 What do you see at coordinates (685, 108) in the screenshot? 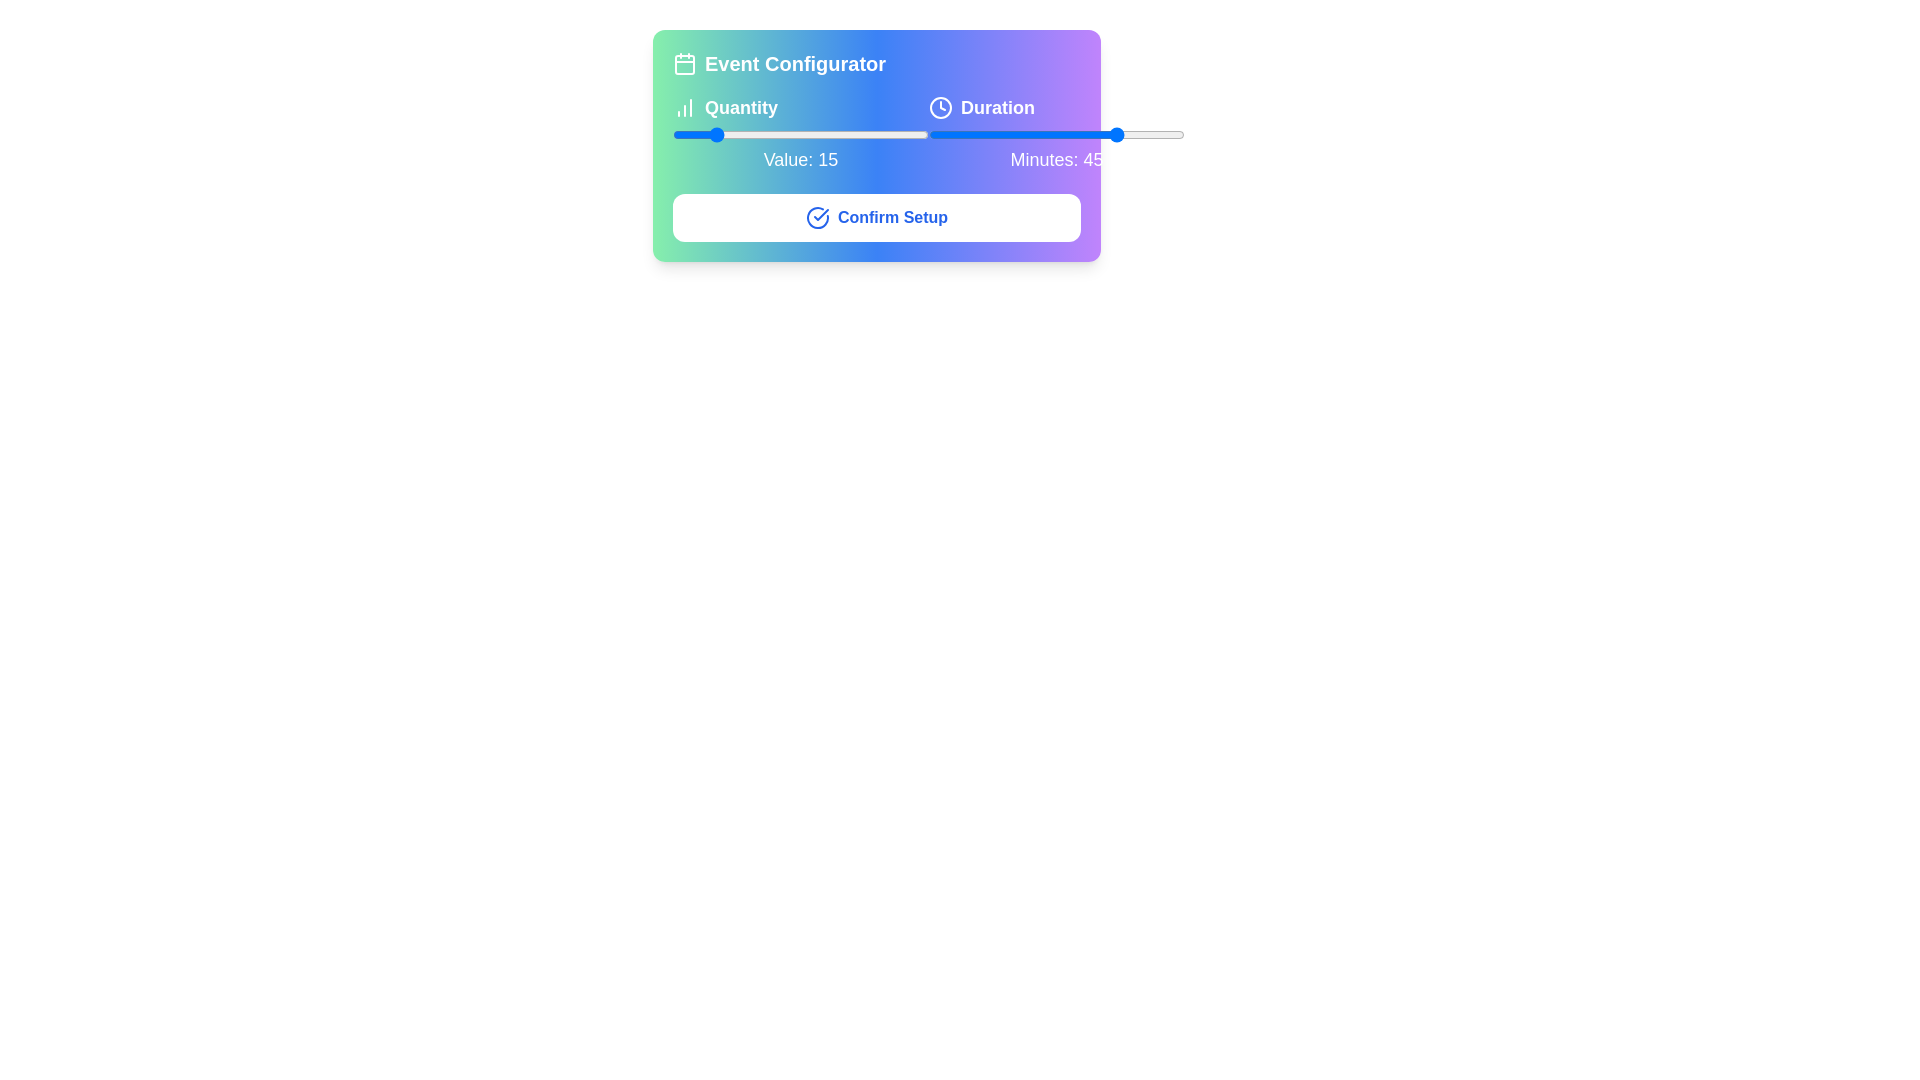
I see `the bar chart icon located to the left of the 'Quantity' text, which features three vertical bars of varying heights in a minimalist design` at bounding box center [685, 108].